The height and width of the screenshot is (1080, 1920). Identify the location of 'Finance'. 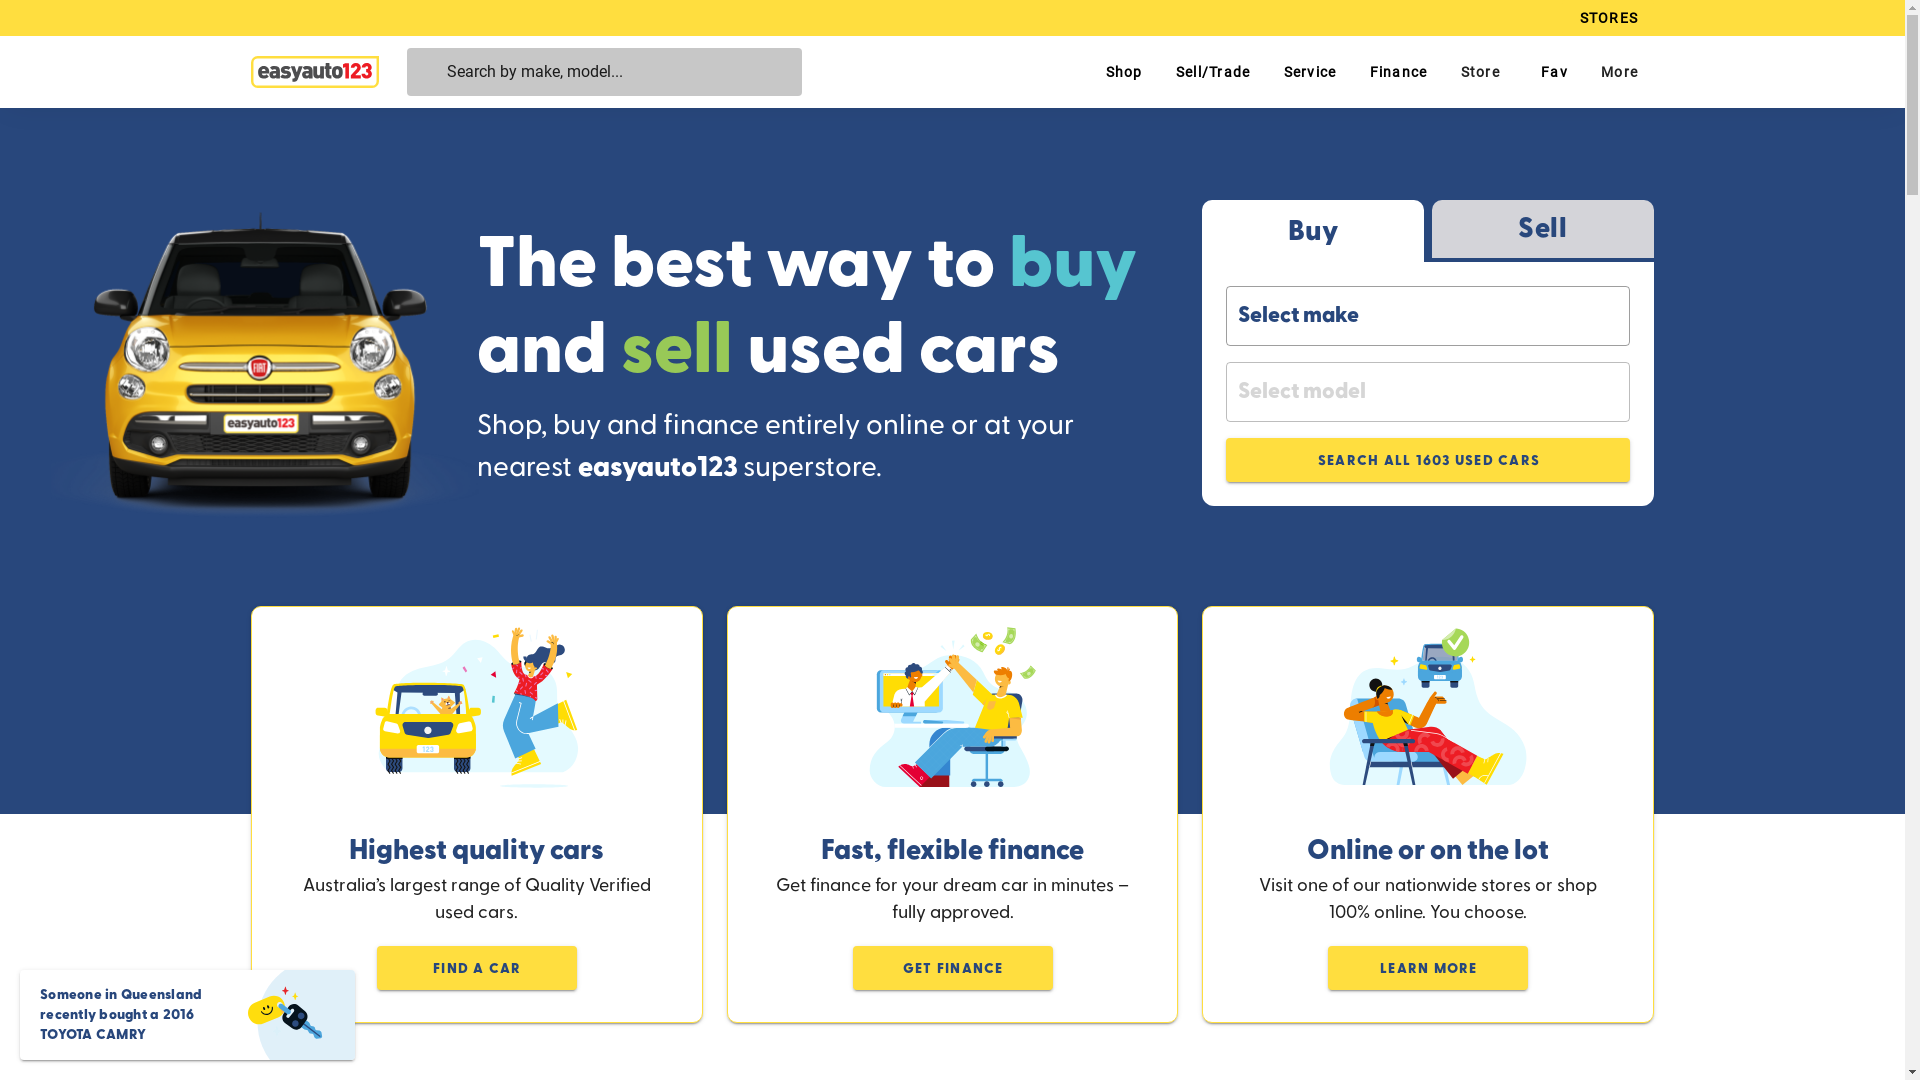
(1396, 71).